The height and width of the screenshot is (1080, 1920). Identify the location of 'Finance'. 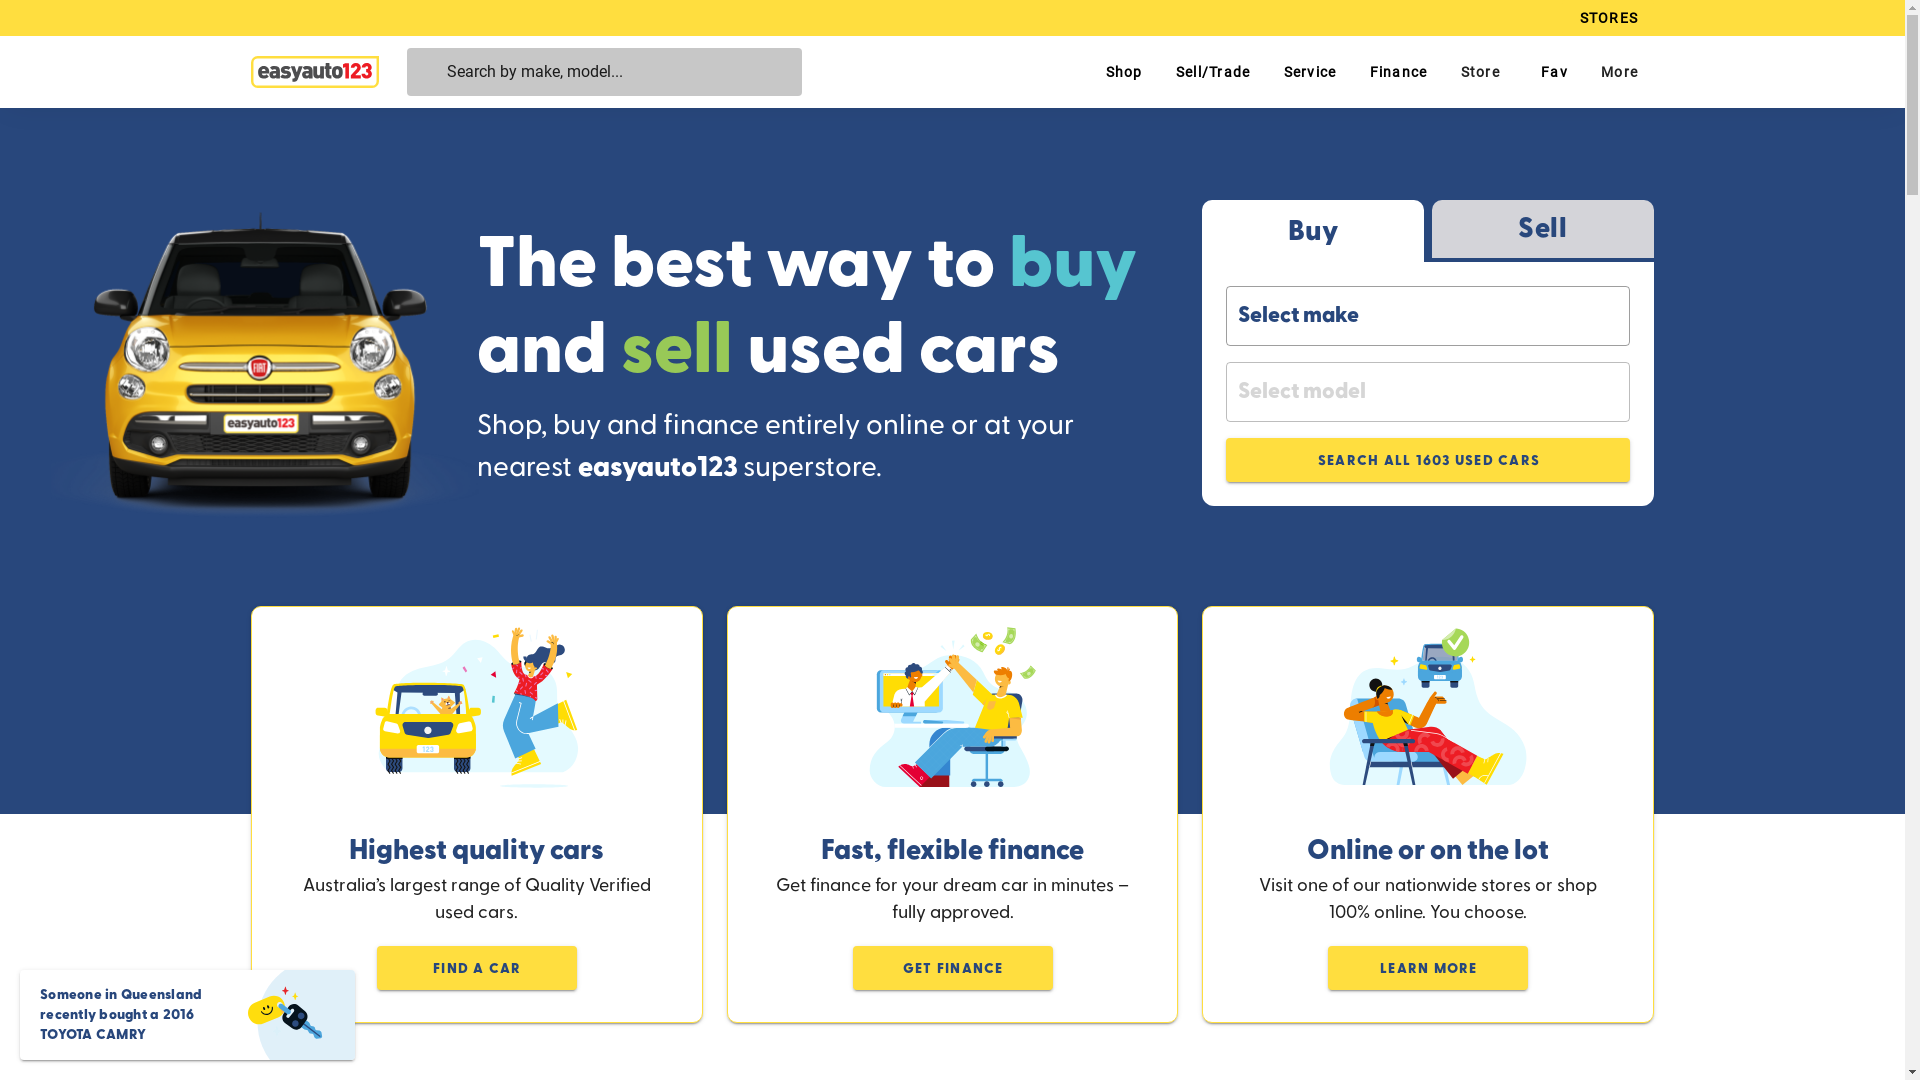
(1396, 71).